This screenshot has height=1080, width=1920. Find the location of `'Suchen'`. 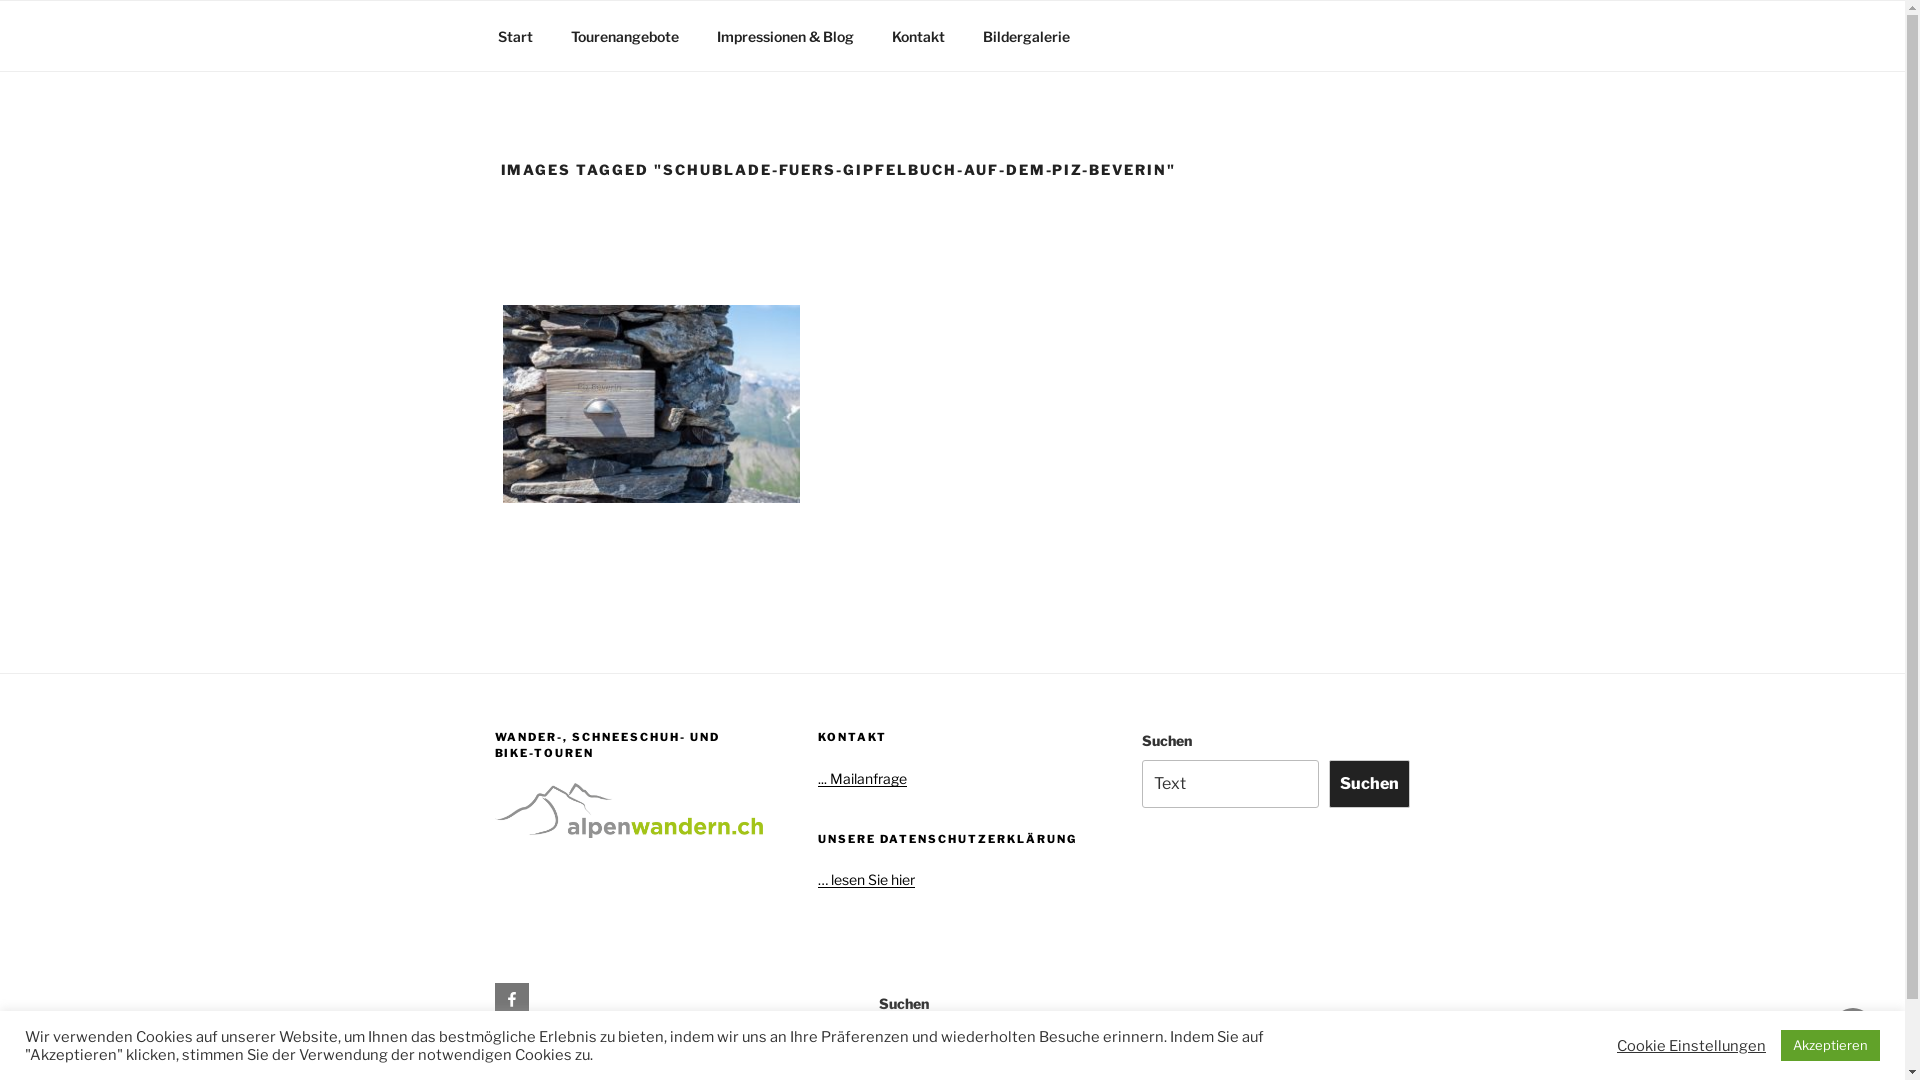

'Suchen' is located at coordinates (1368, 782).